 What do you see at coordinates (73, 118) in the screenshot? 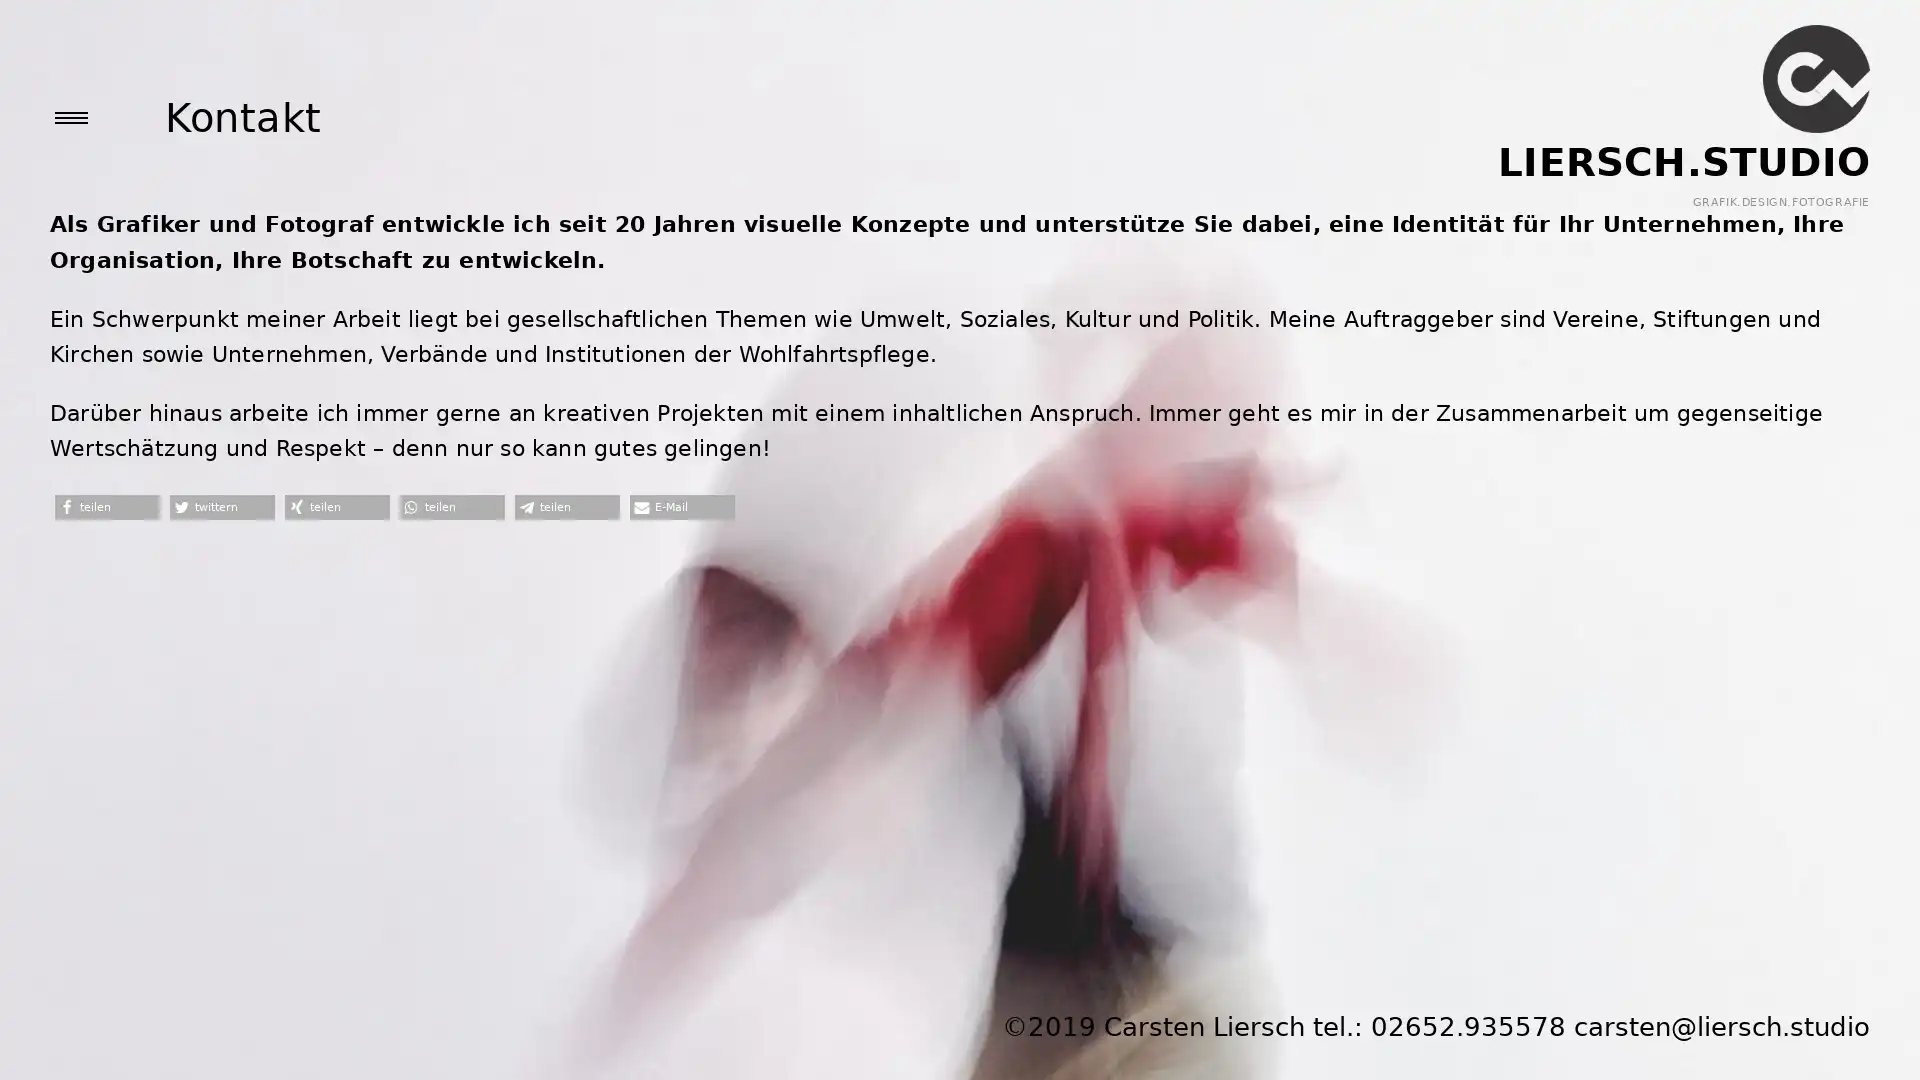
I see `open sidebar area` at bounding box center [73, 118].